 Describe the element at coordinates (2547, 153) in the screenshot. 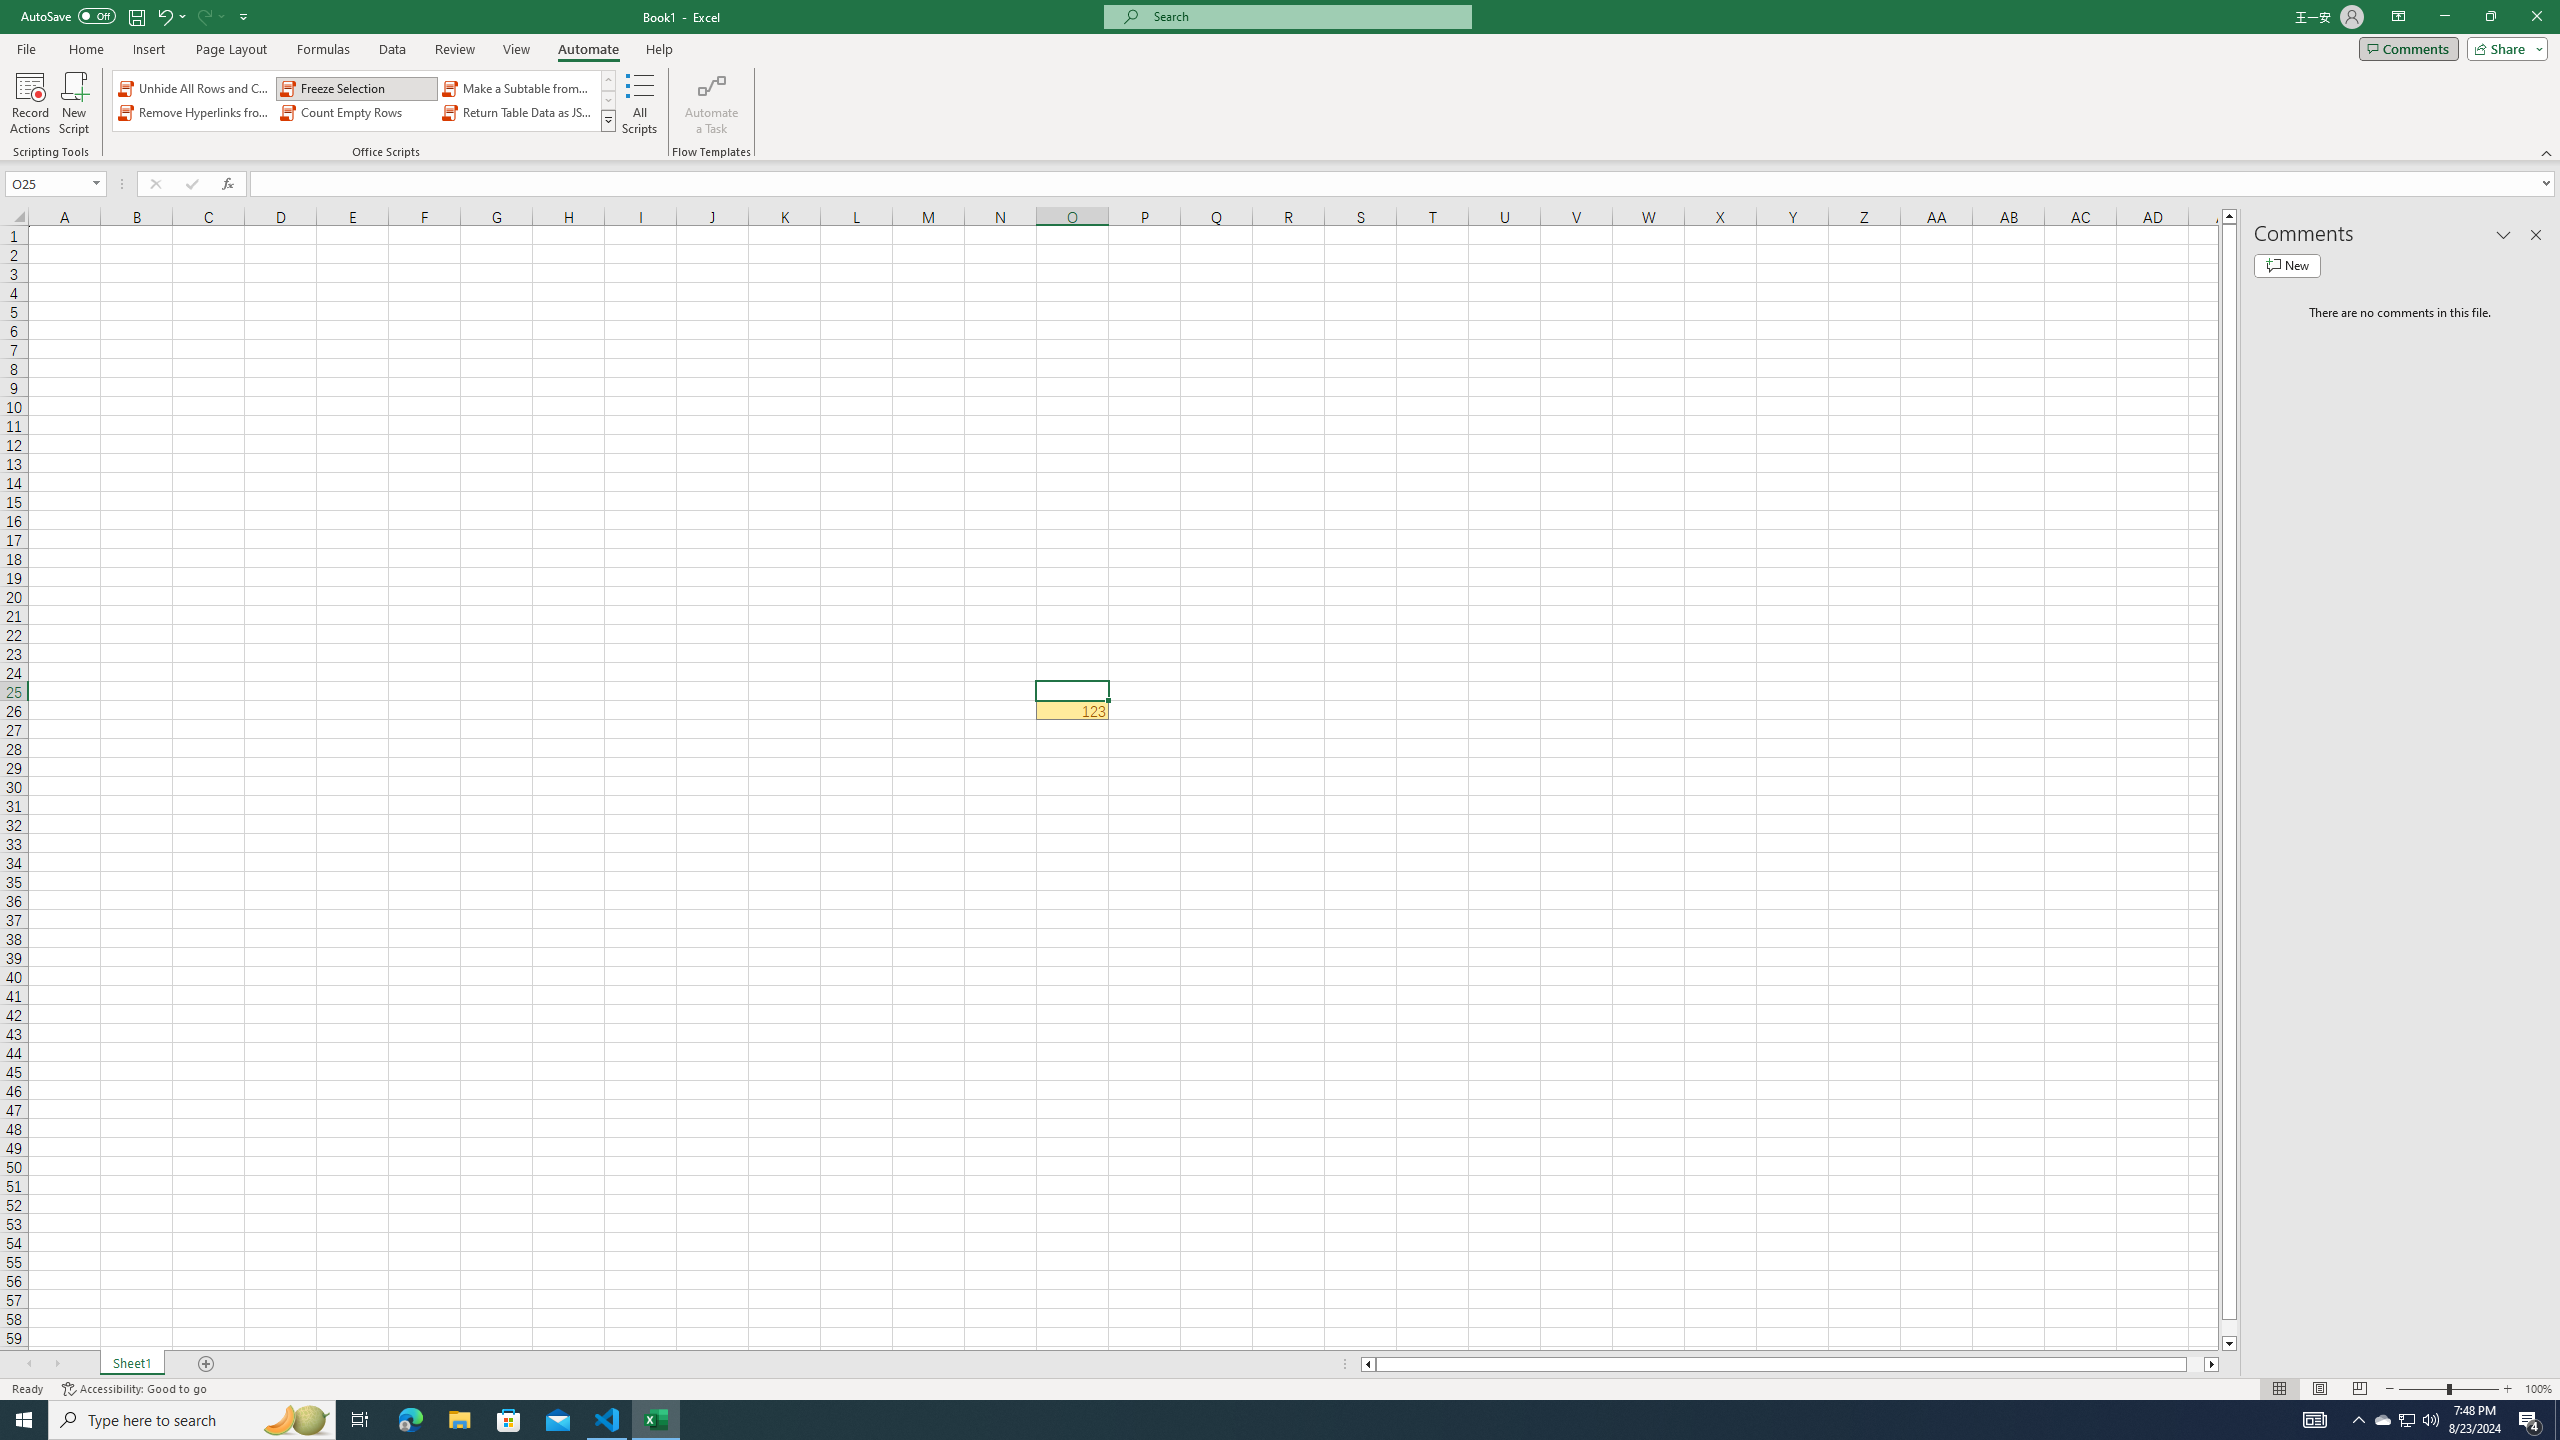

I see `'Collapse the Ribbon'` at that location.